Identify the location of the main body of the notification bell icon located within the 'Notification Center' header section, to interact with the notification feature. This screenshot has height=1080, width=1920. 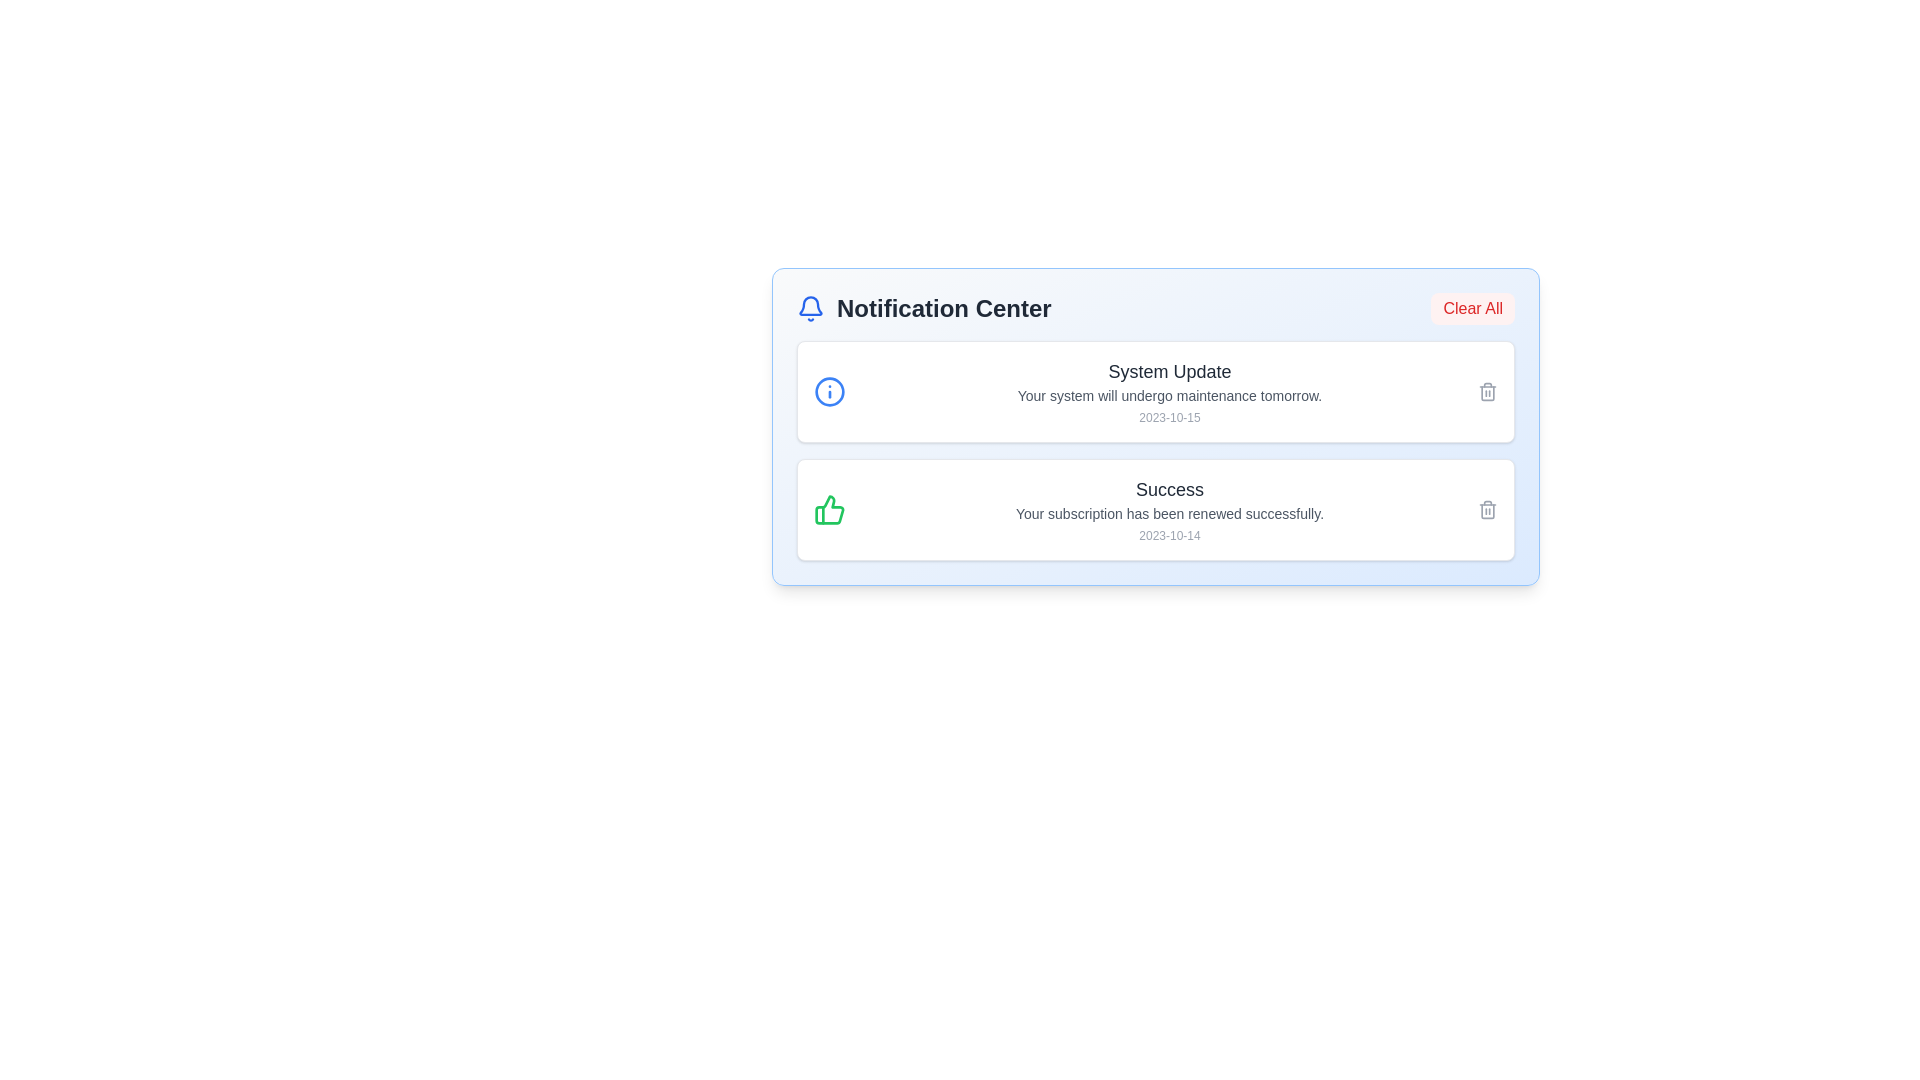
(811, 306).